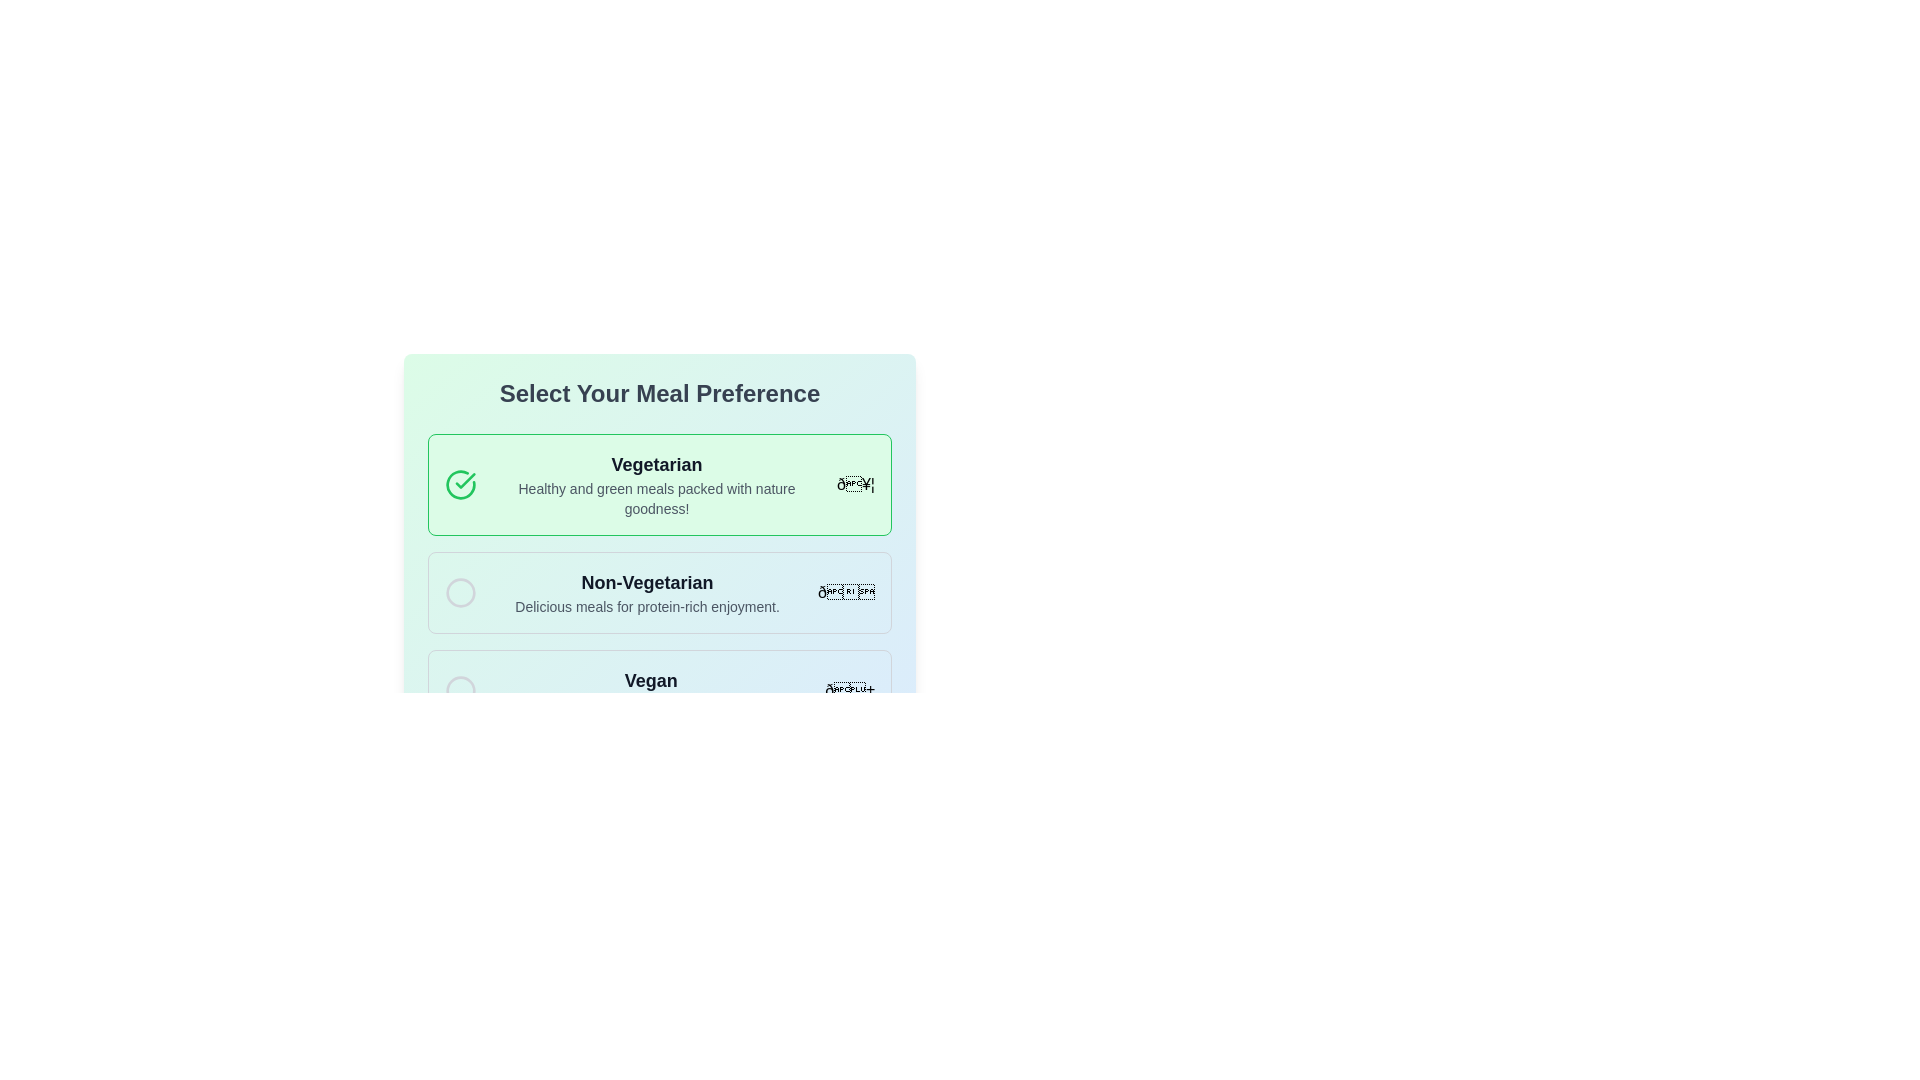 The image size is (1920, 1080). Describe the element at coordinates (459, 689) in the screenshot. I see `the circular radio button located to the left of the 'Vegan' option` at that location.